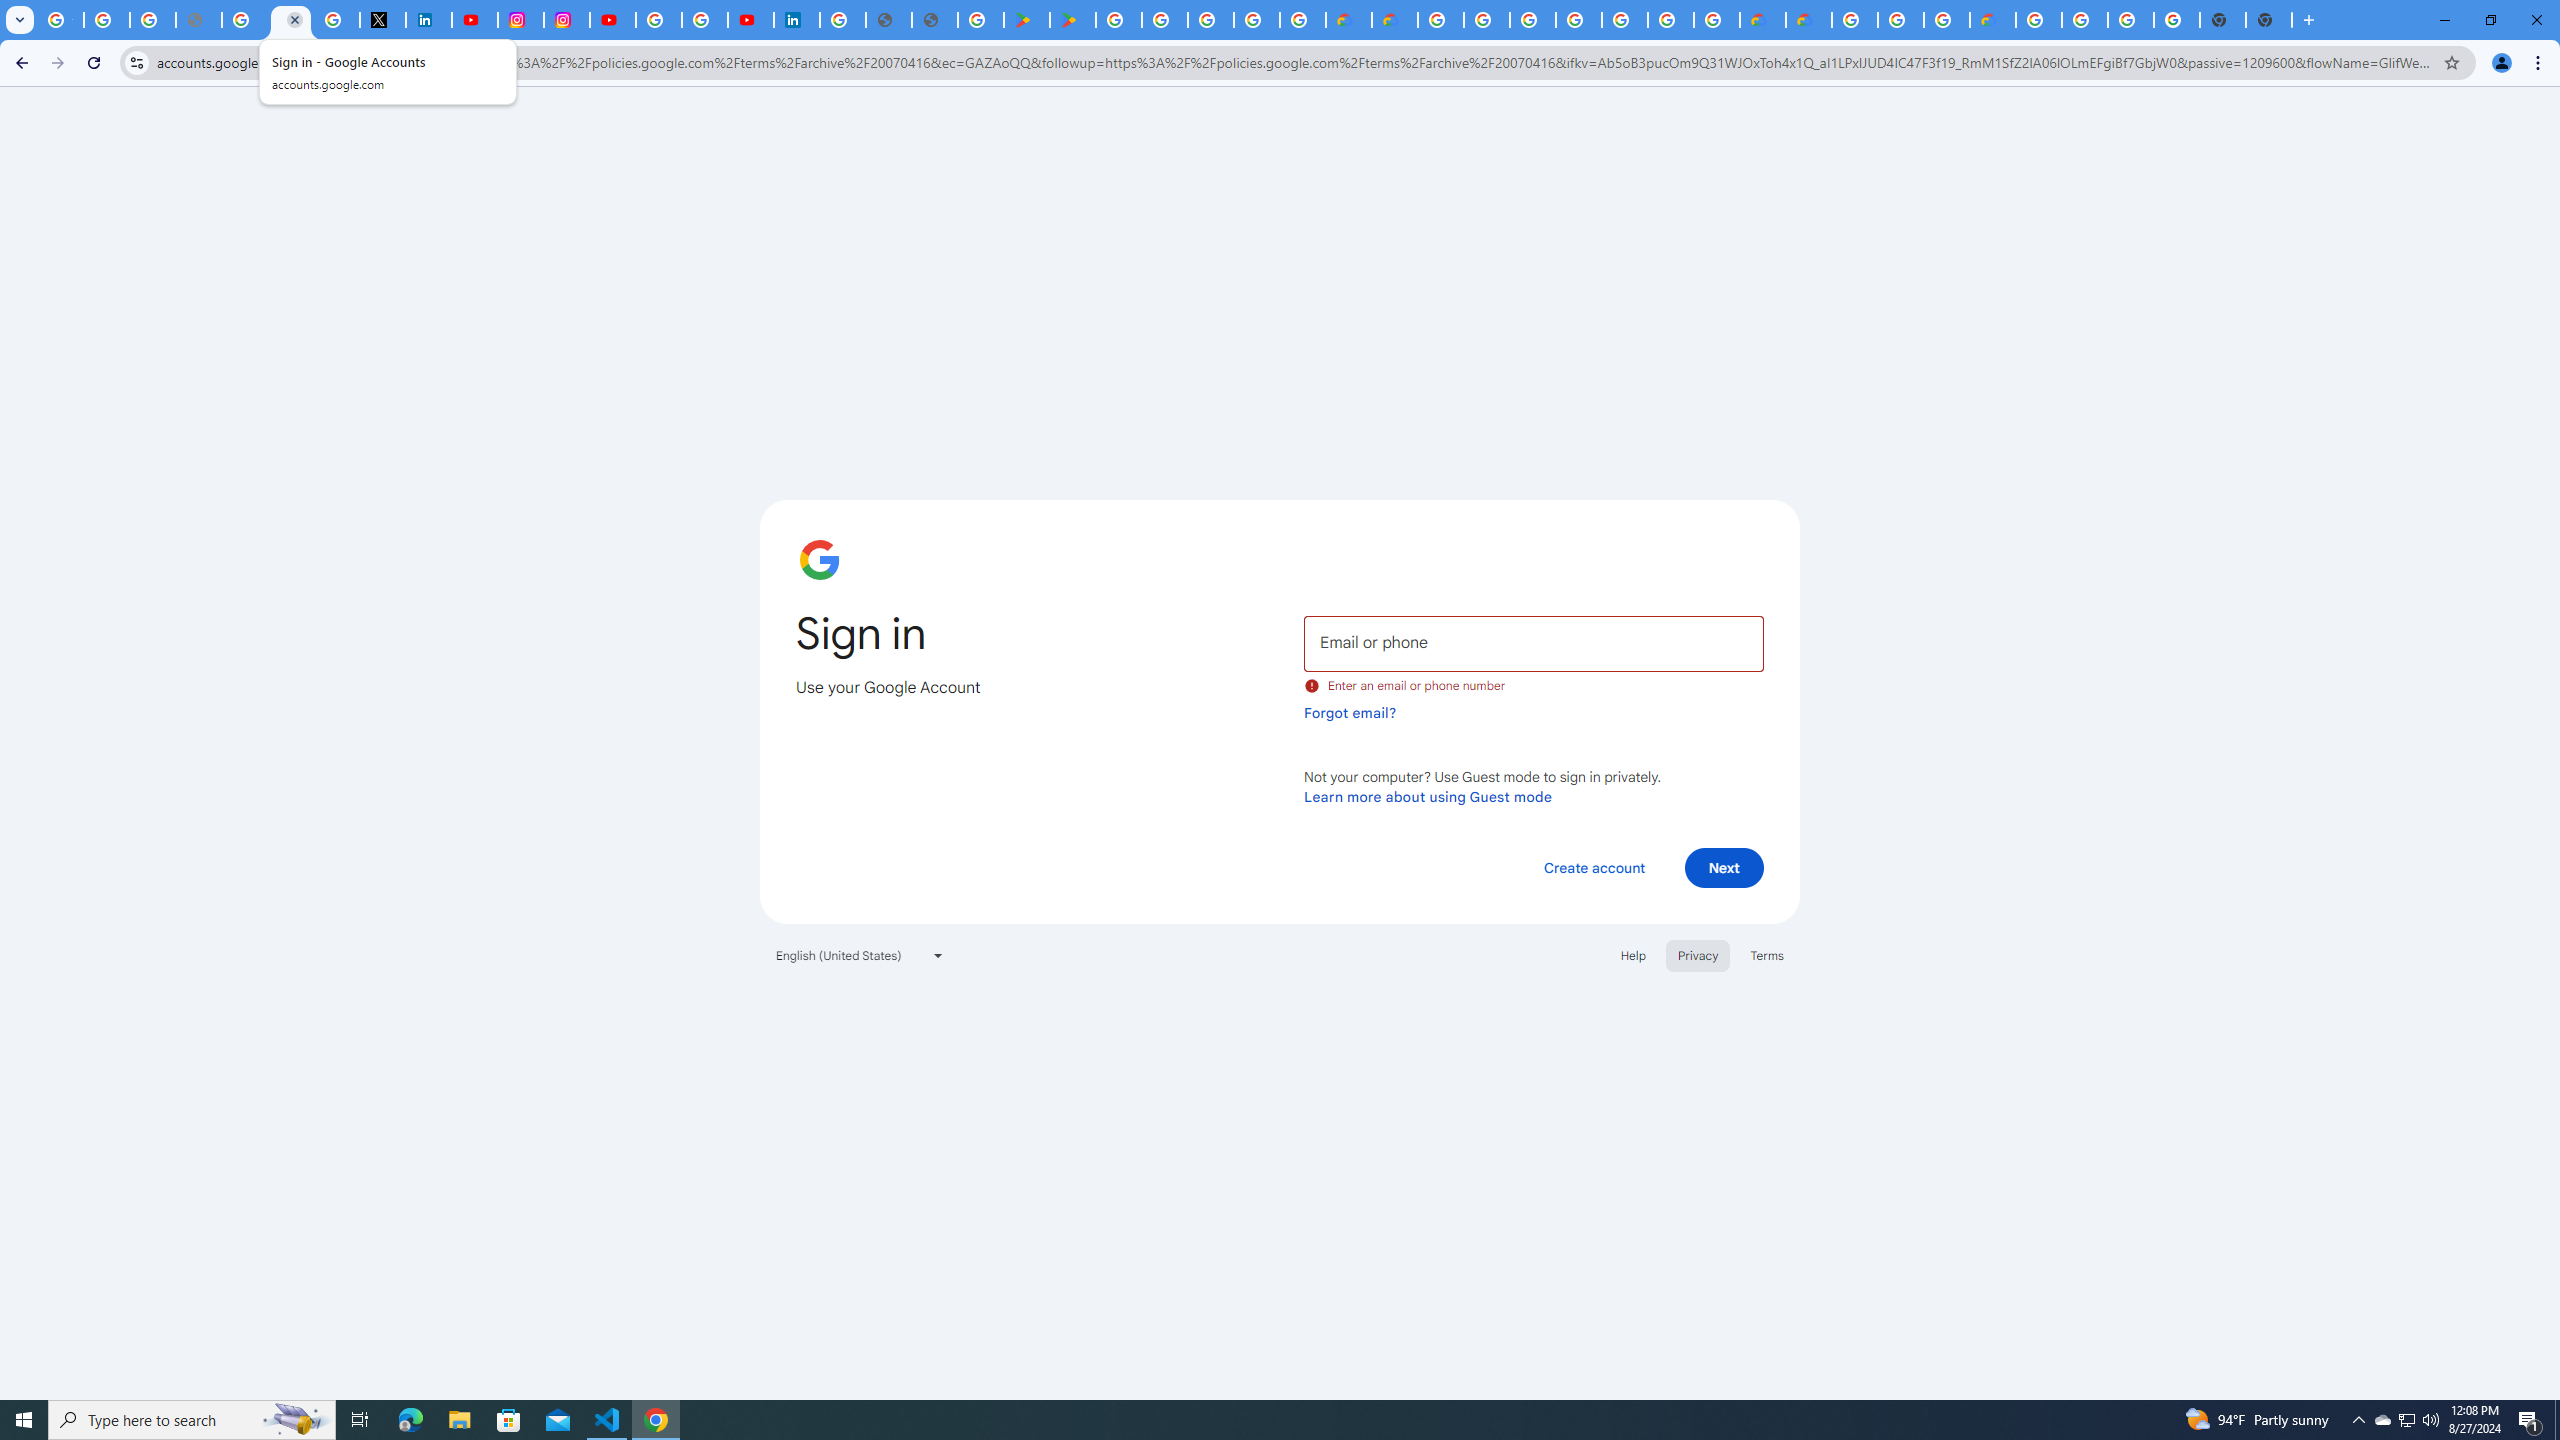 The width and height of the screenshot is (2560, 1440). Describe the element at coordinates (1992, 19) in the screenshot. I see `'Google Cloud Service Health'` at that location.